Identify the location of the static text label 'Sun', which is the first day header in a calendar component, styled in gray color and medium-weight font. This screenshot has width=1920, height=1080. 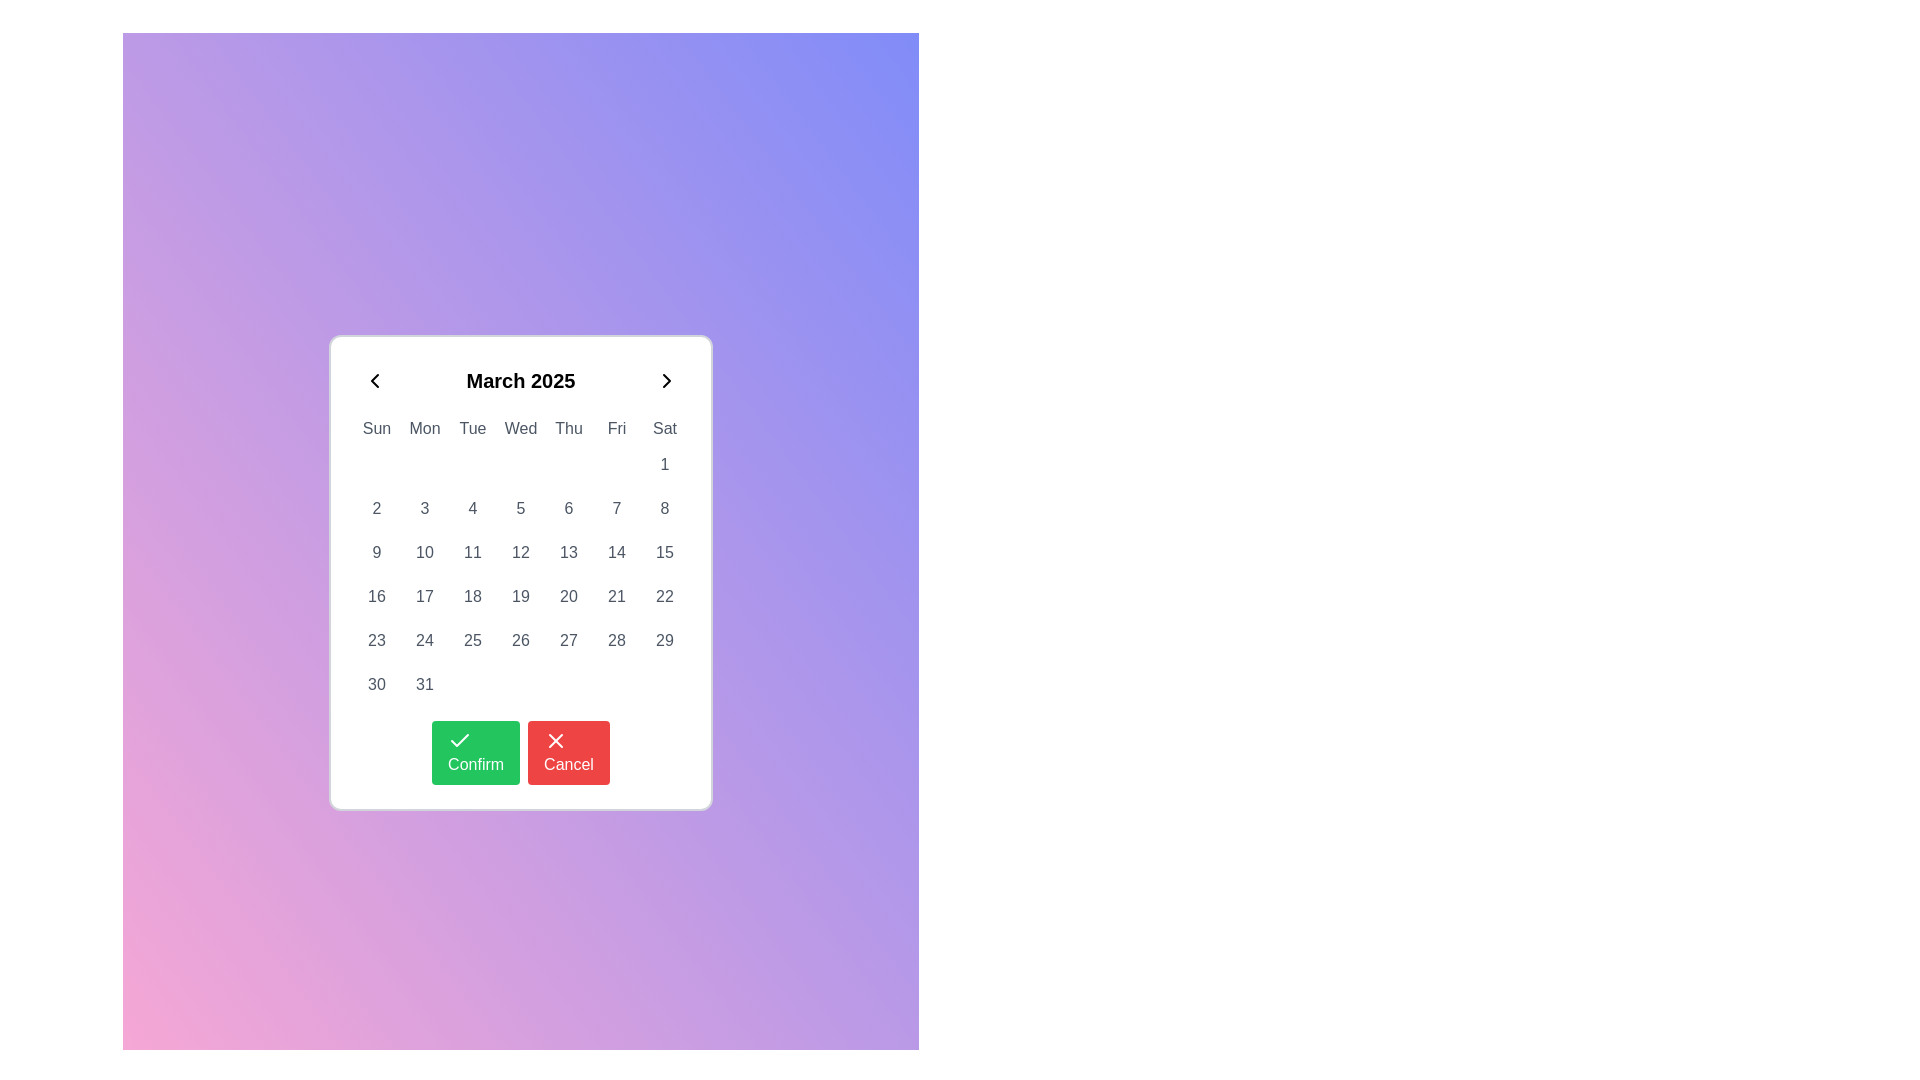
(377, 427).